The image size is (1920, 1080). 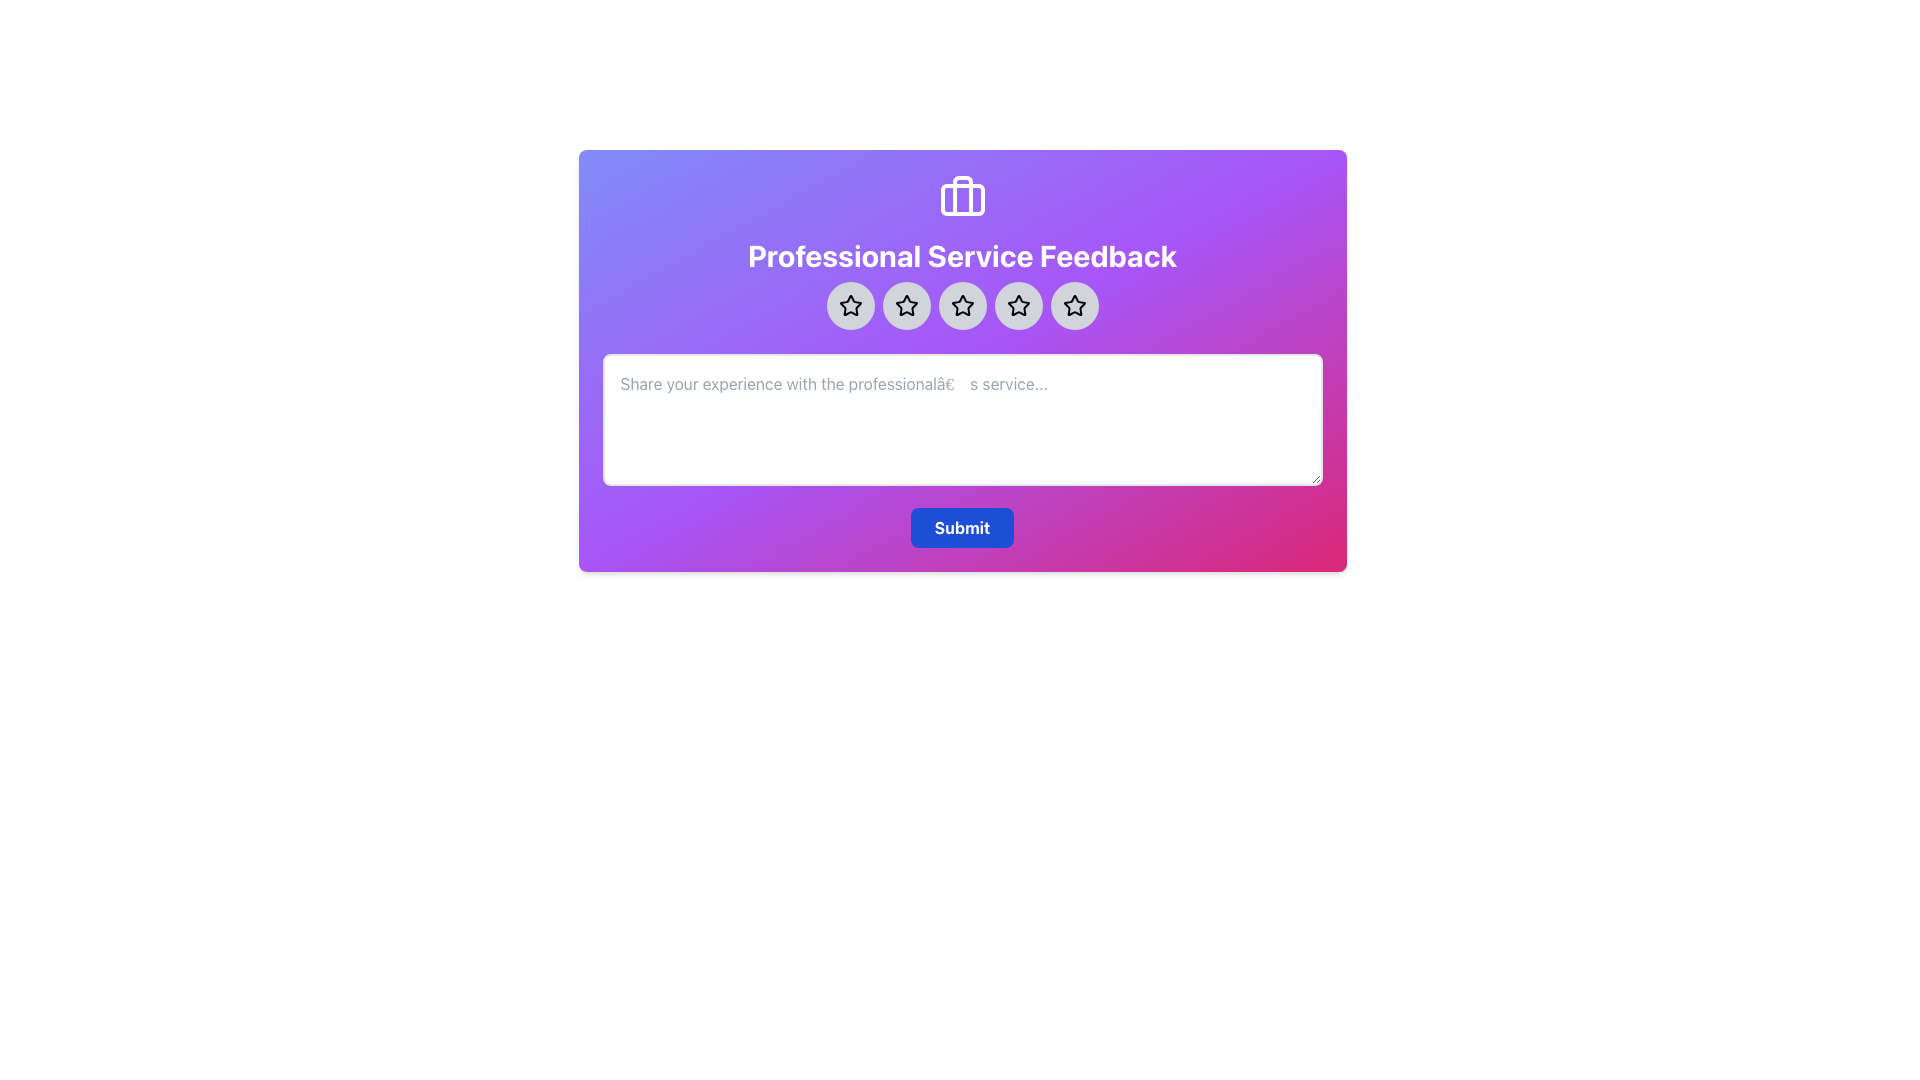 I want to click on the circular button with a light gray background and a black star icon, so click(x=905, y=305).